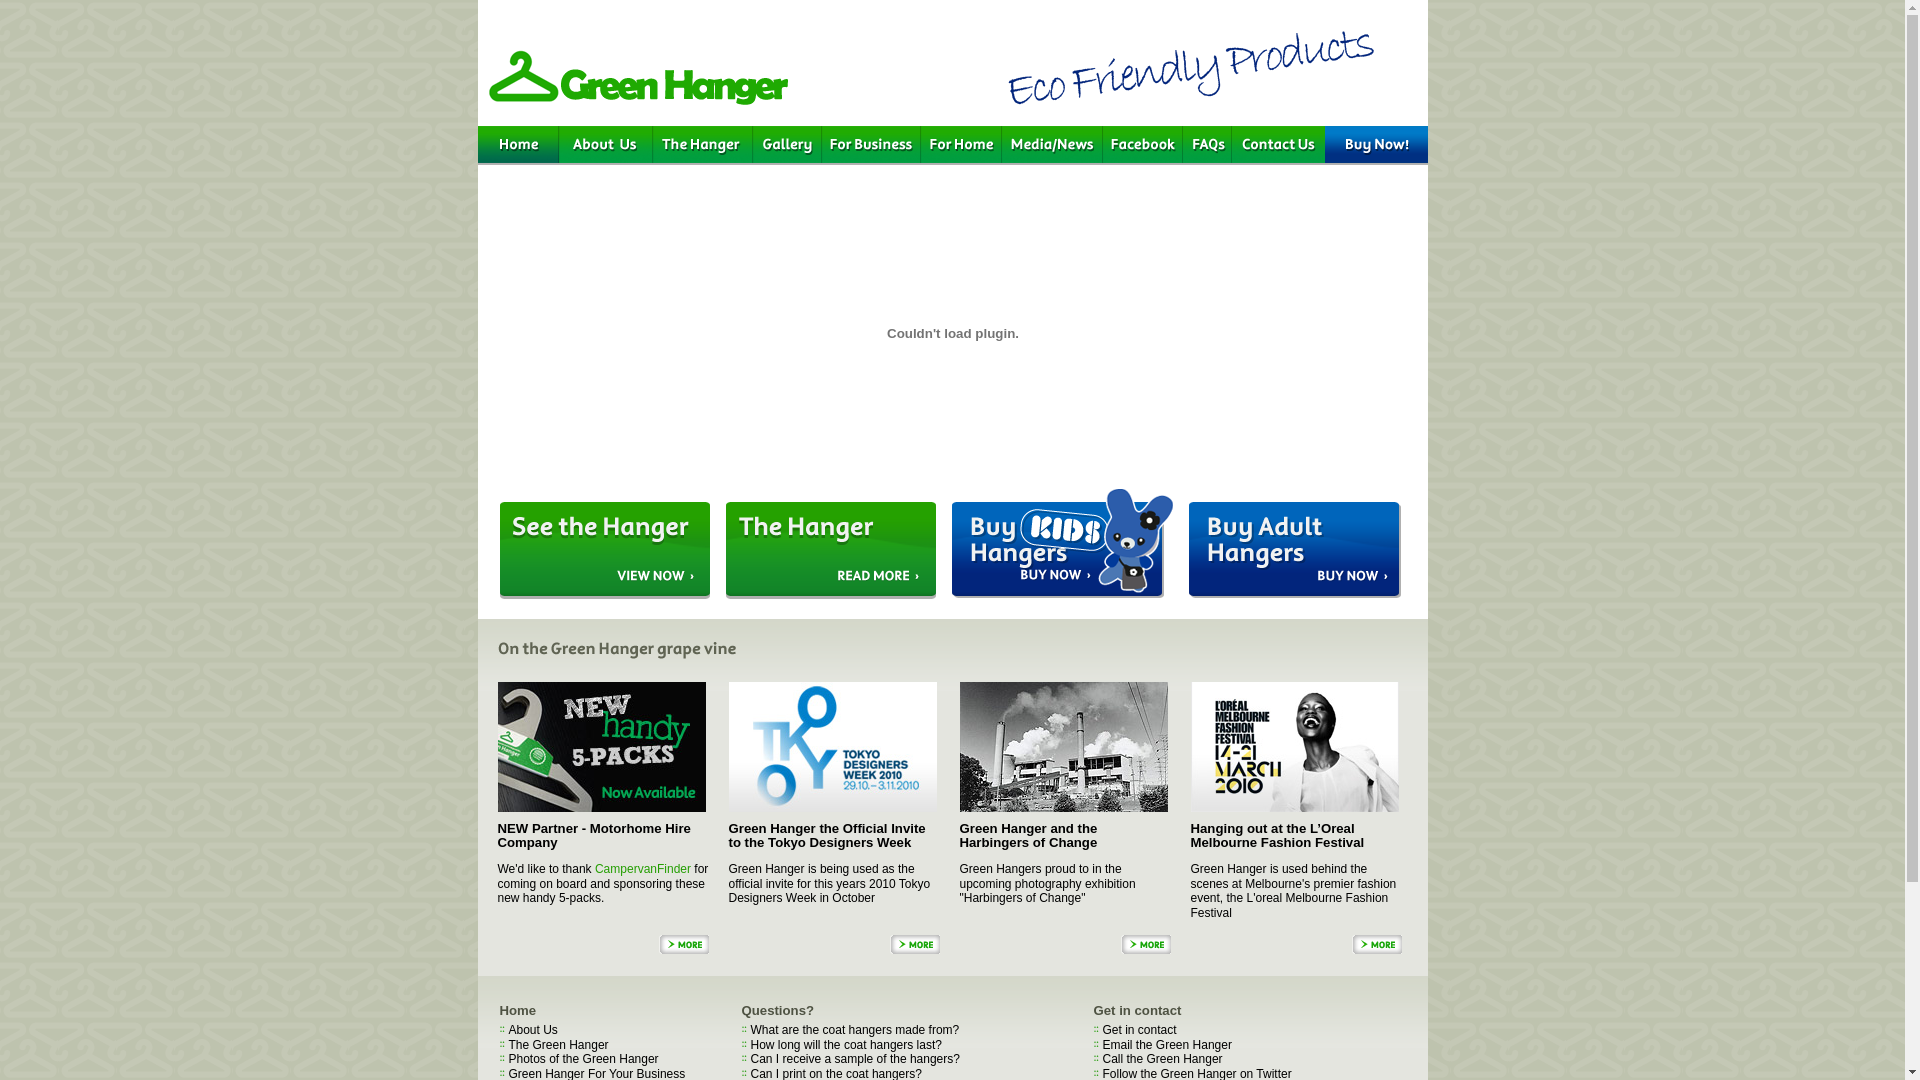 This screenshot has height=1080, width=1920. Describe the element at coordinates (581, 1058) in the screenshot. I see `'Photos of the Green Hanger'` at that location.